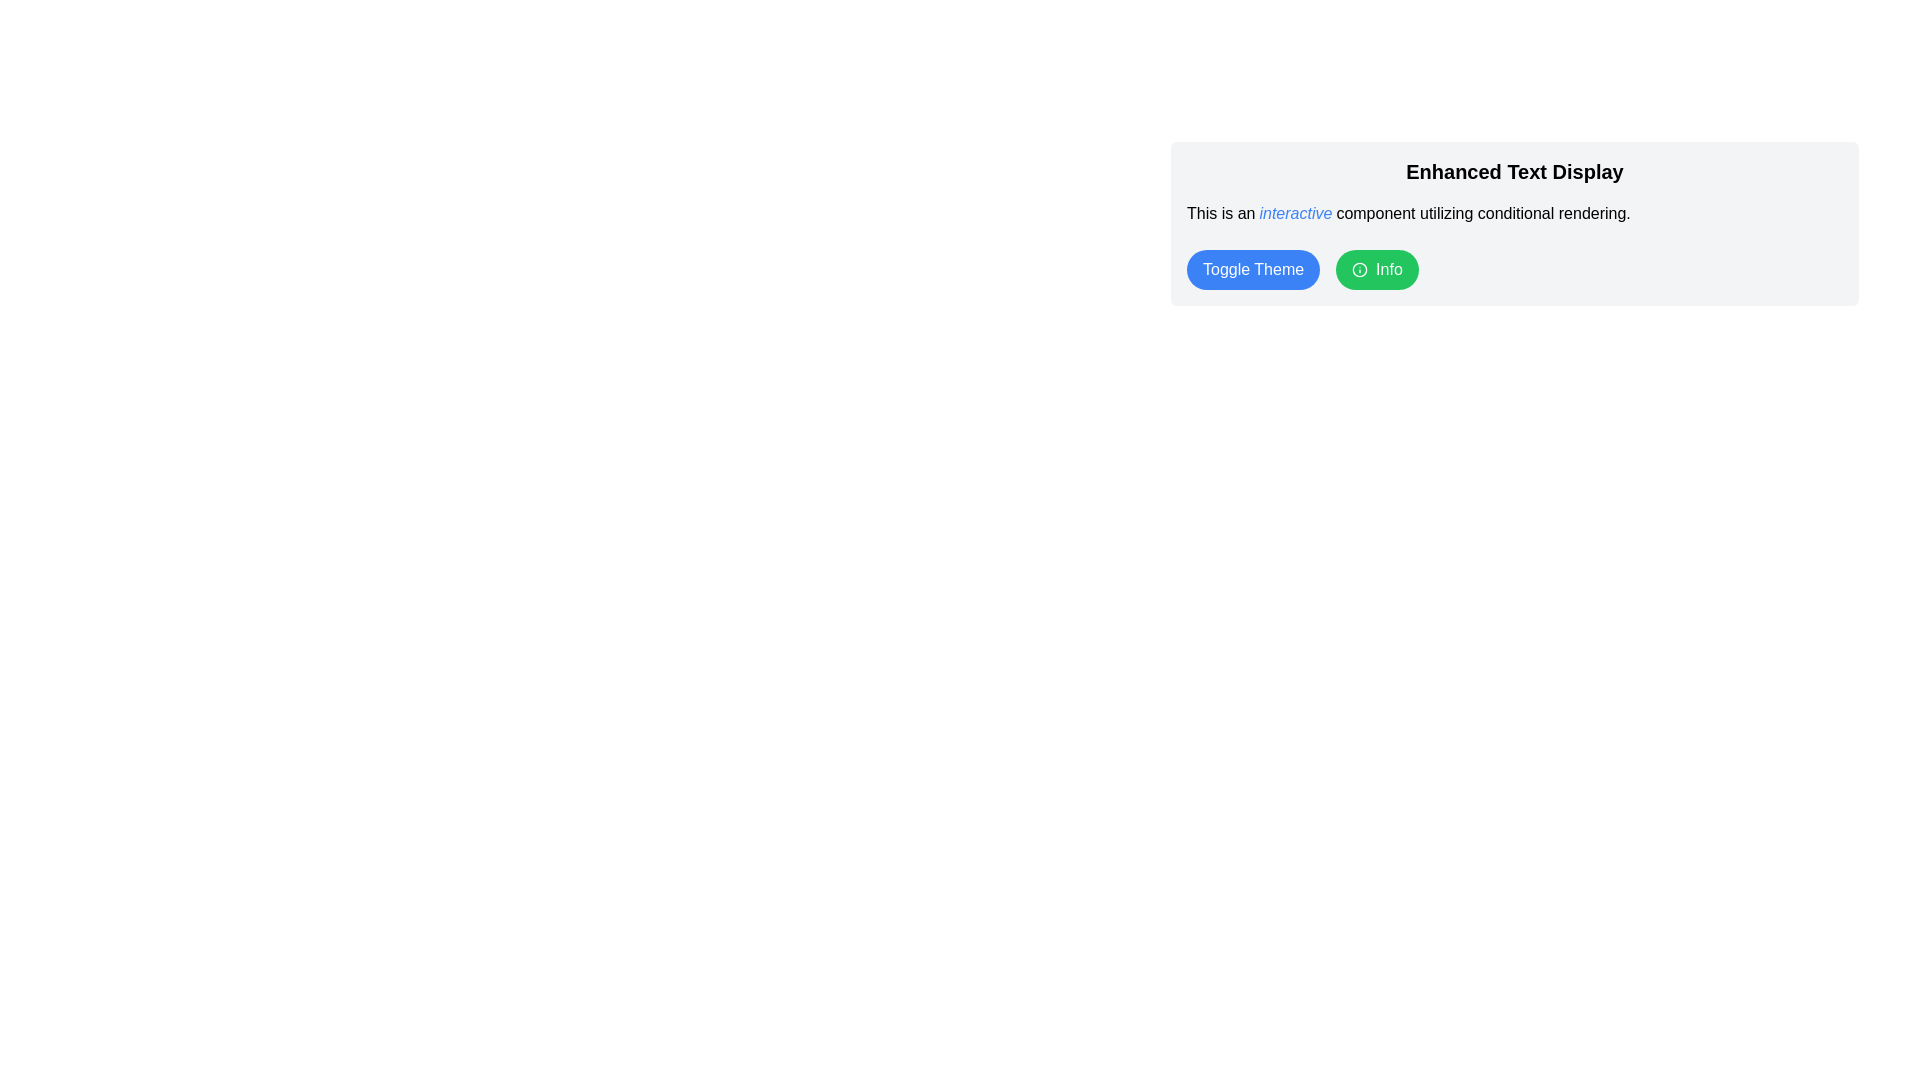  Describe the element at coordinates (1252, 270) in the screenshot. I see `the leftmost button in the horizontal group at the top-right section of the interface` at that location.